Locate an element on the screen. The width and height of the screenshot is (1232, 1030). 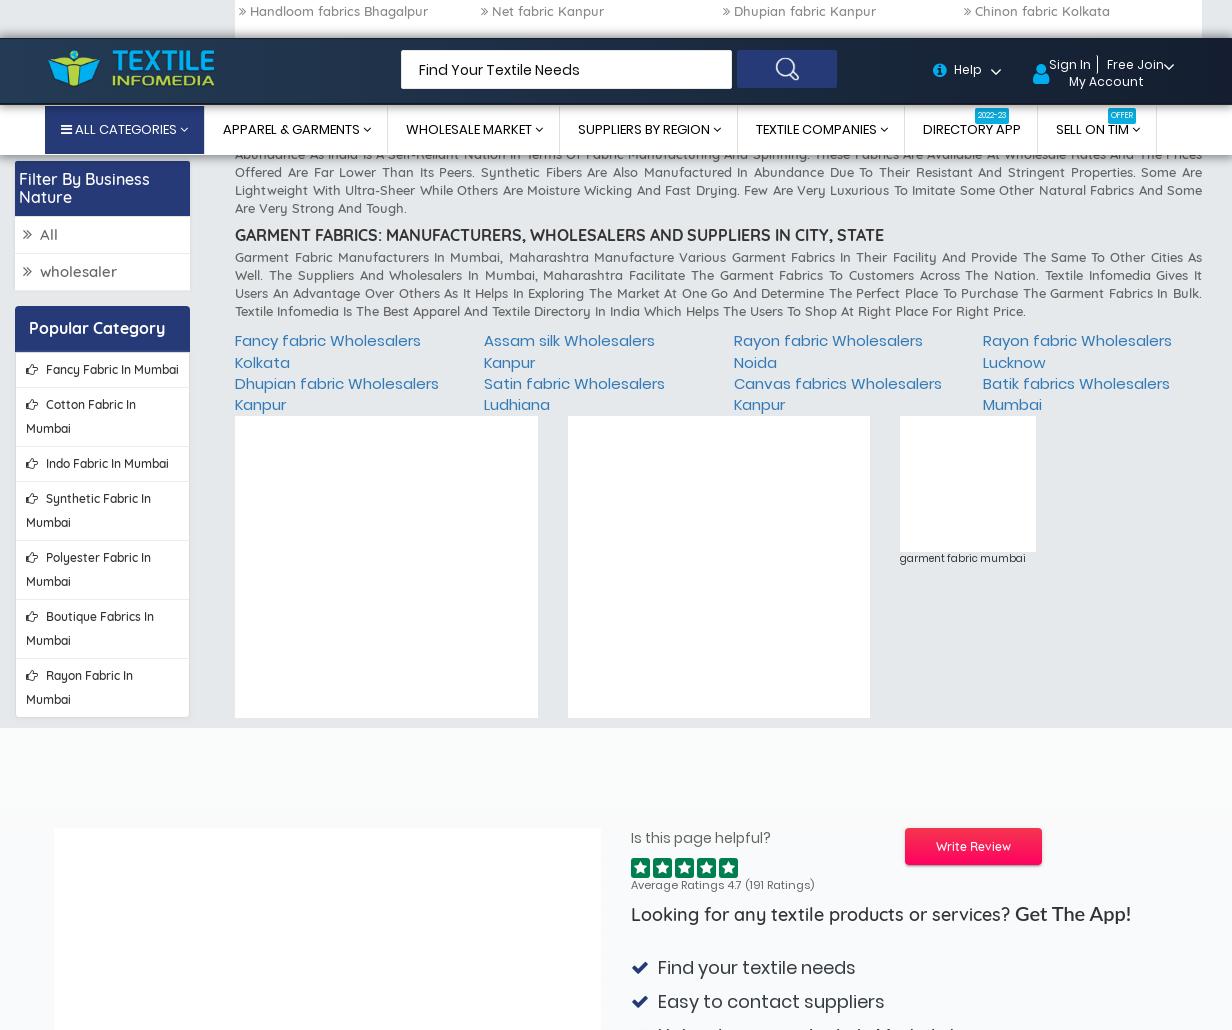
'Looking for any textile products or services?' is located at coordinates (822, 289).